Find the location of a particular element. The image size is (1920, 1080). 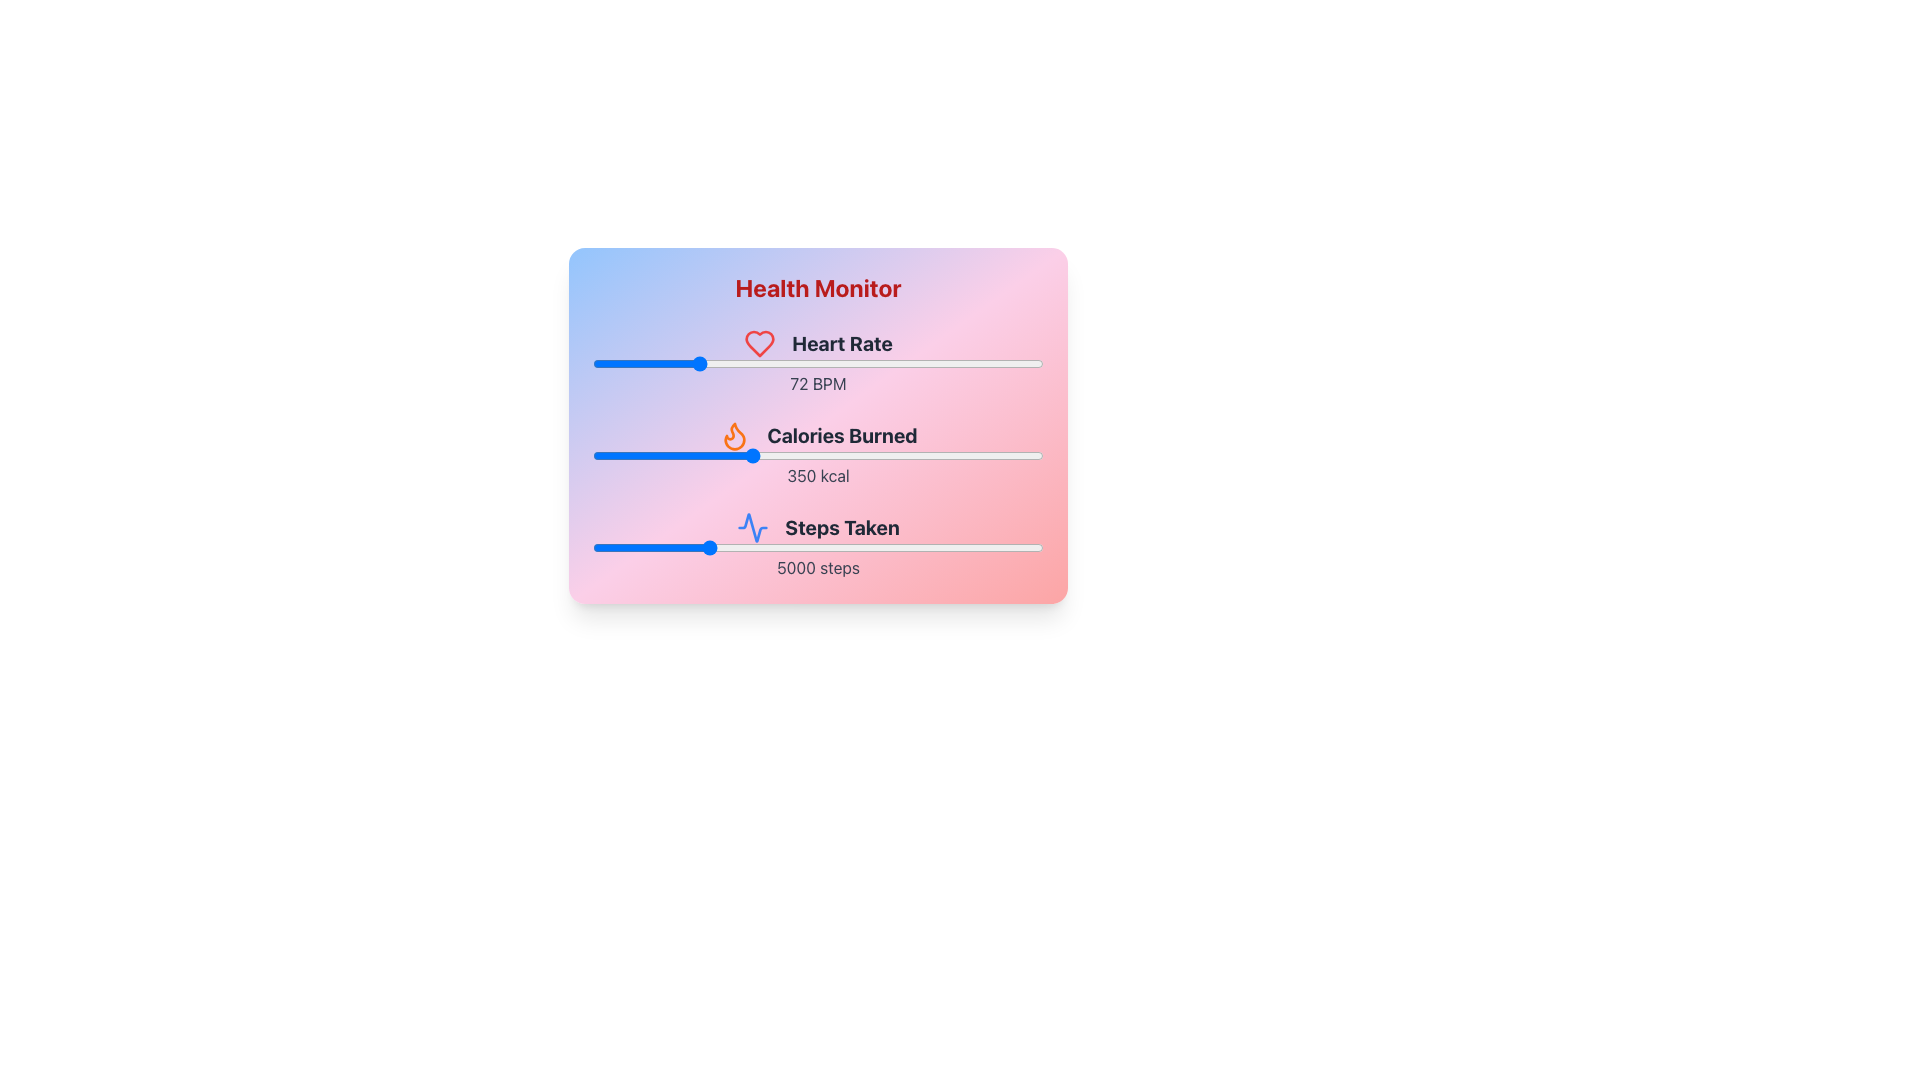

the flame-shaped orange icon located to the left of the 'Calories Burned' label is located at coordinates (734, 434).